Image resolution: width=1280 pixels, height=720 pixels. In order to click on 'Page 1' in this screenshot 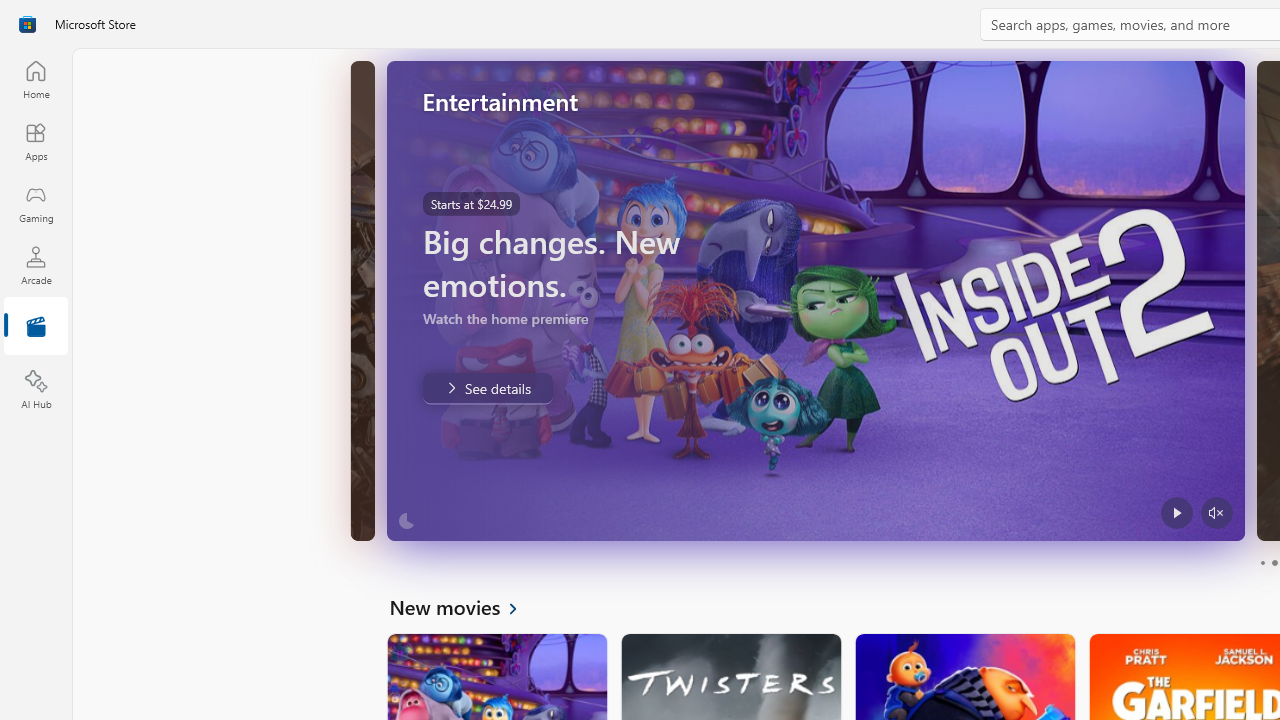, I will do `click(1261, 563)`.